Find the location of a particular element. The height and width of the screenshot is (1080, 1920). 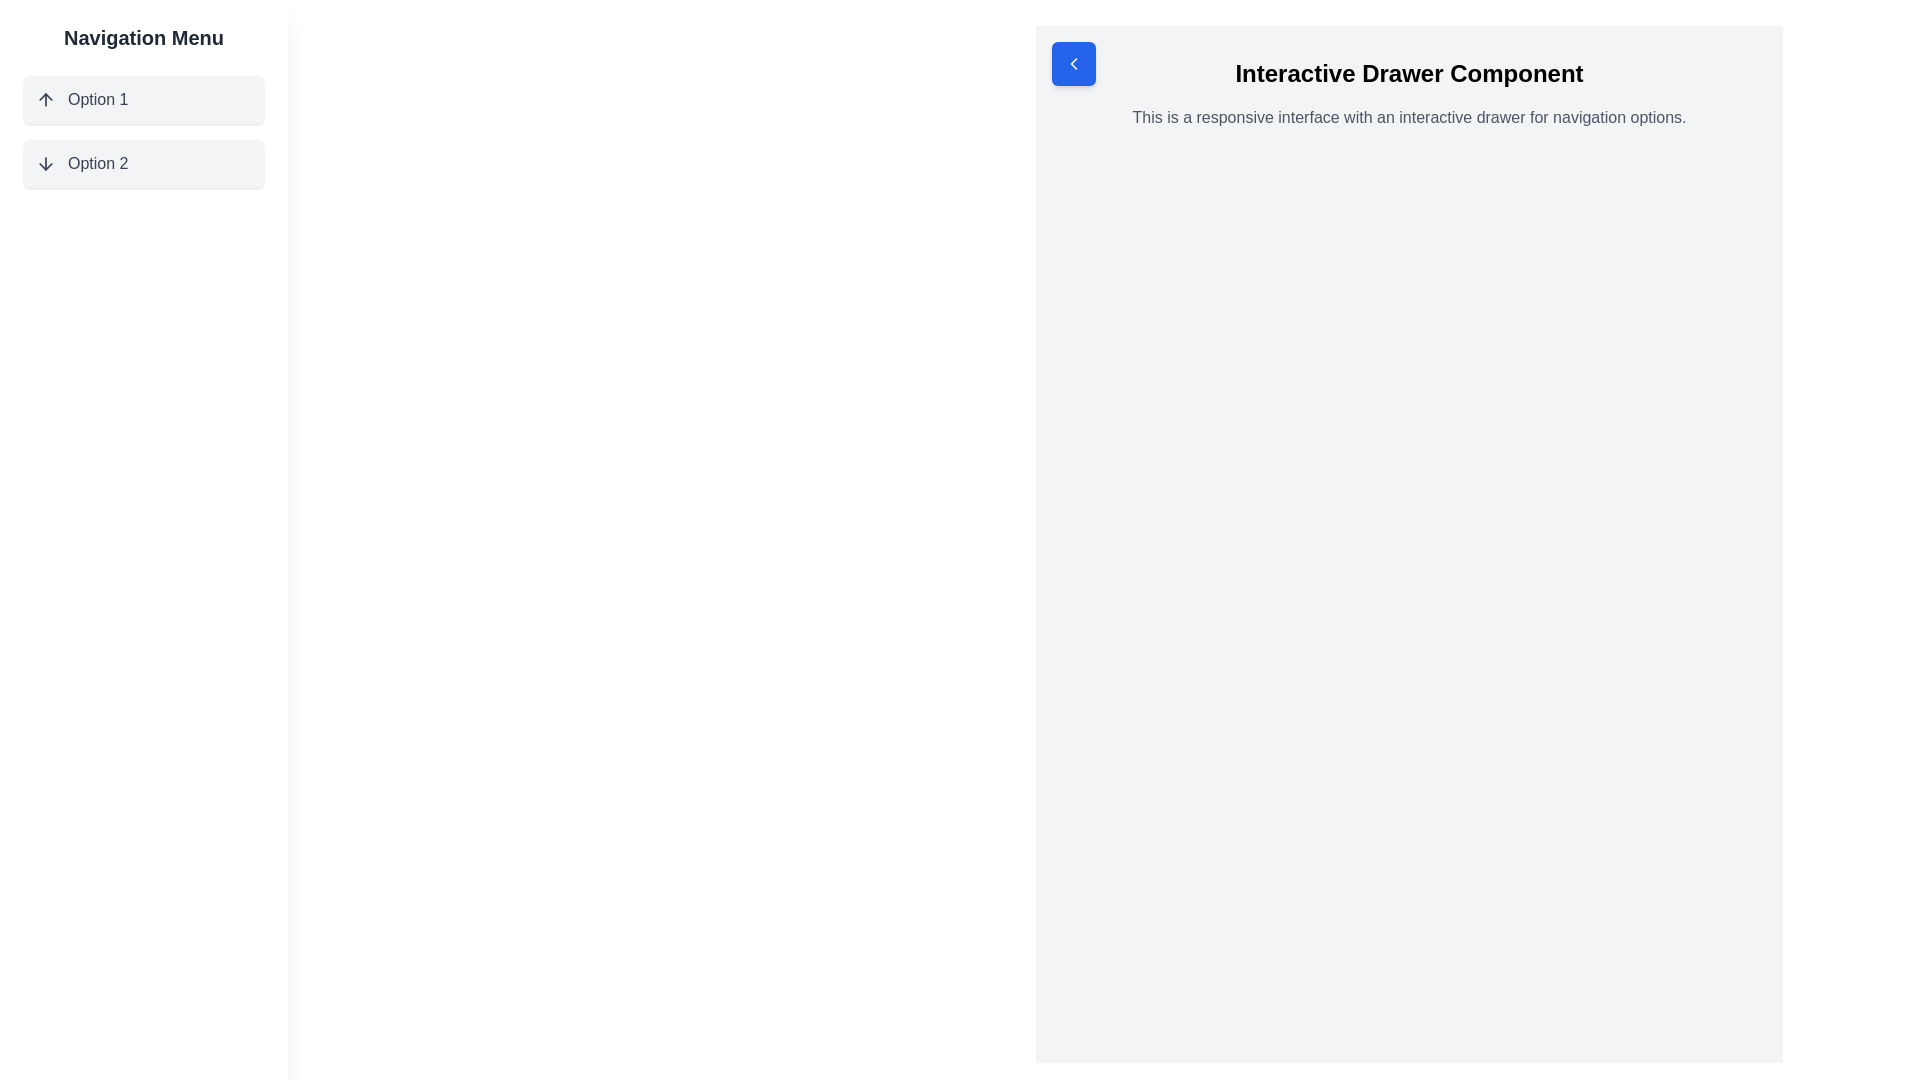

first button in the vertical navigation menu for accessibility purposes is located at coordinates (143, 100).